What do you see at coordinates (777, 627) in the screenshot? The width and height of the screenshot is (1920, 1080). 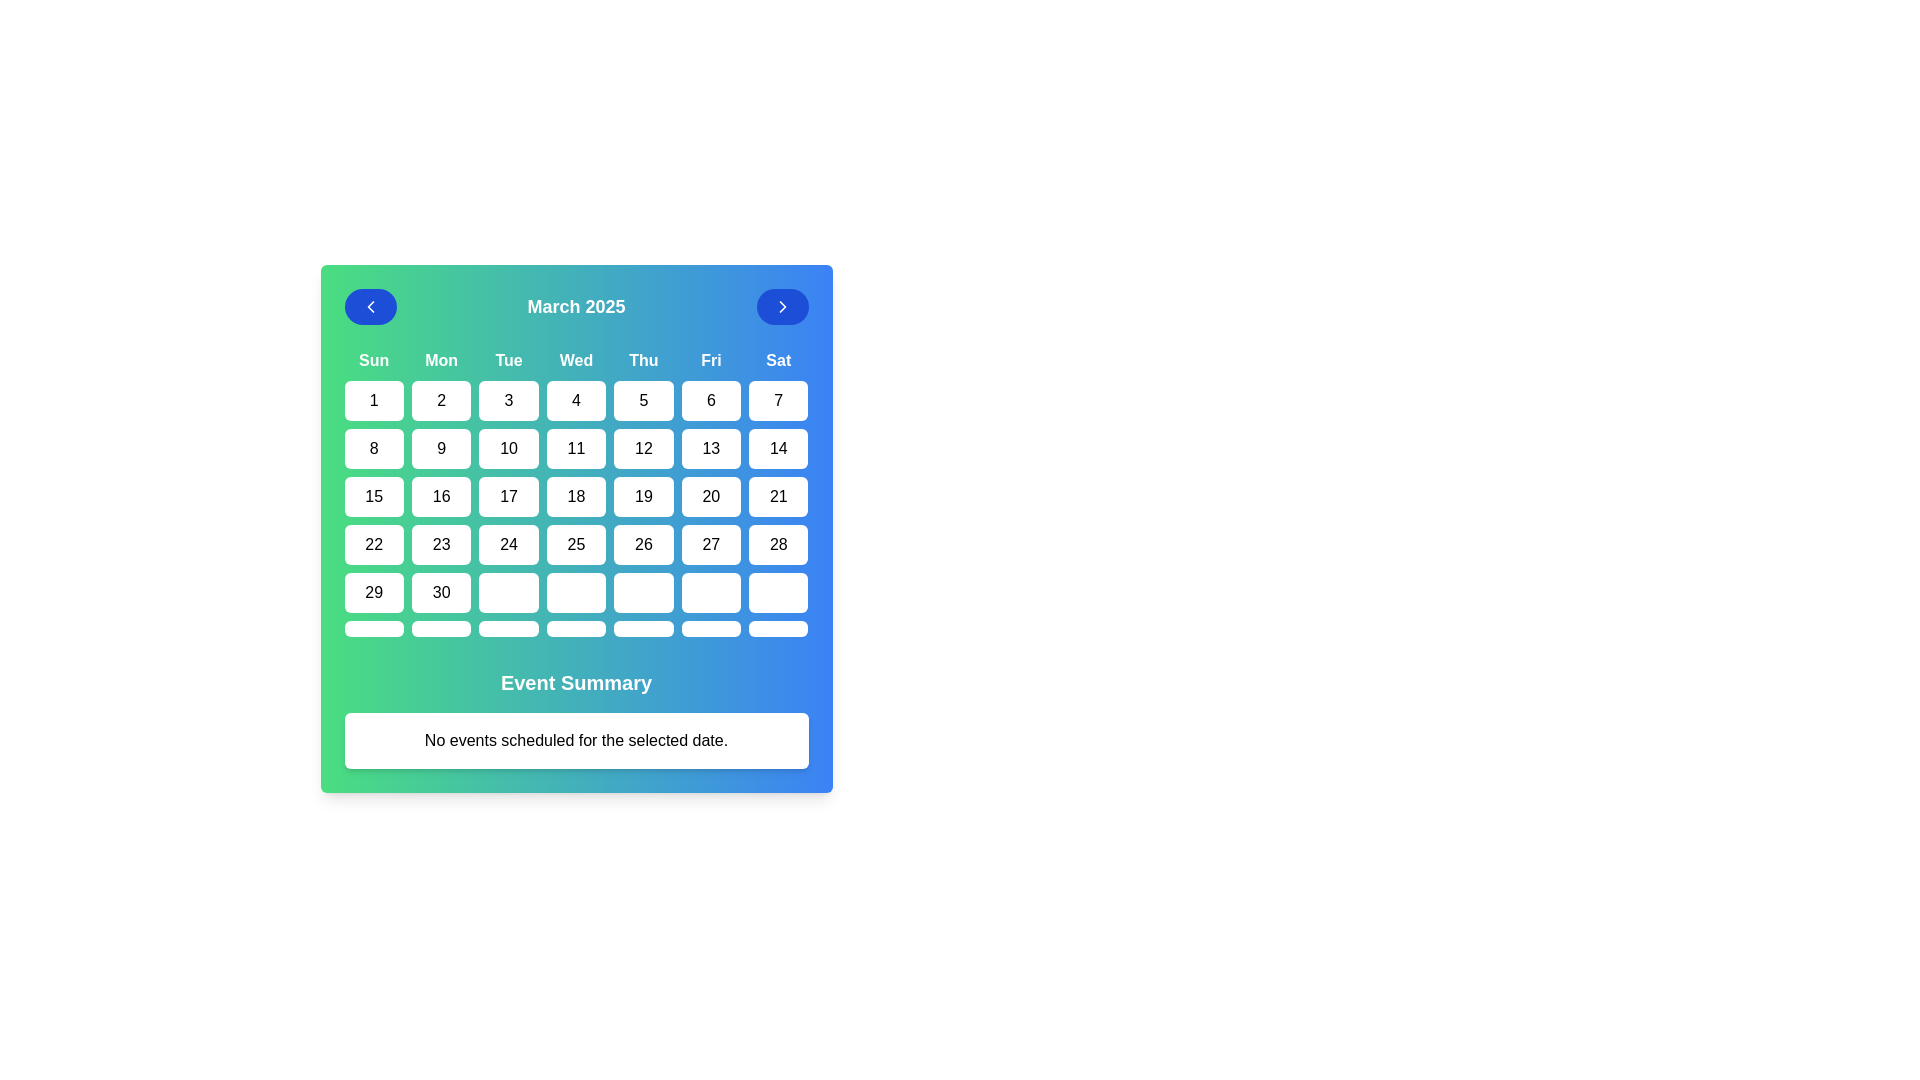 I see `the empty rectangular button with rounded corners located in the last column of the last row of the calendar grid` at bounding box center [777, 627].